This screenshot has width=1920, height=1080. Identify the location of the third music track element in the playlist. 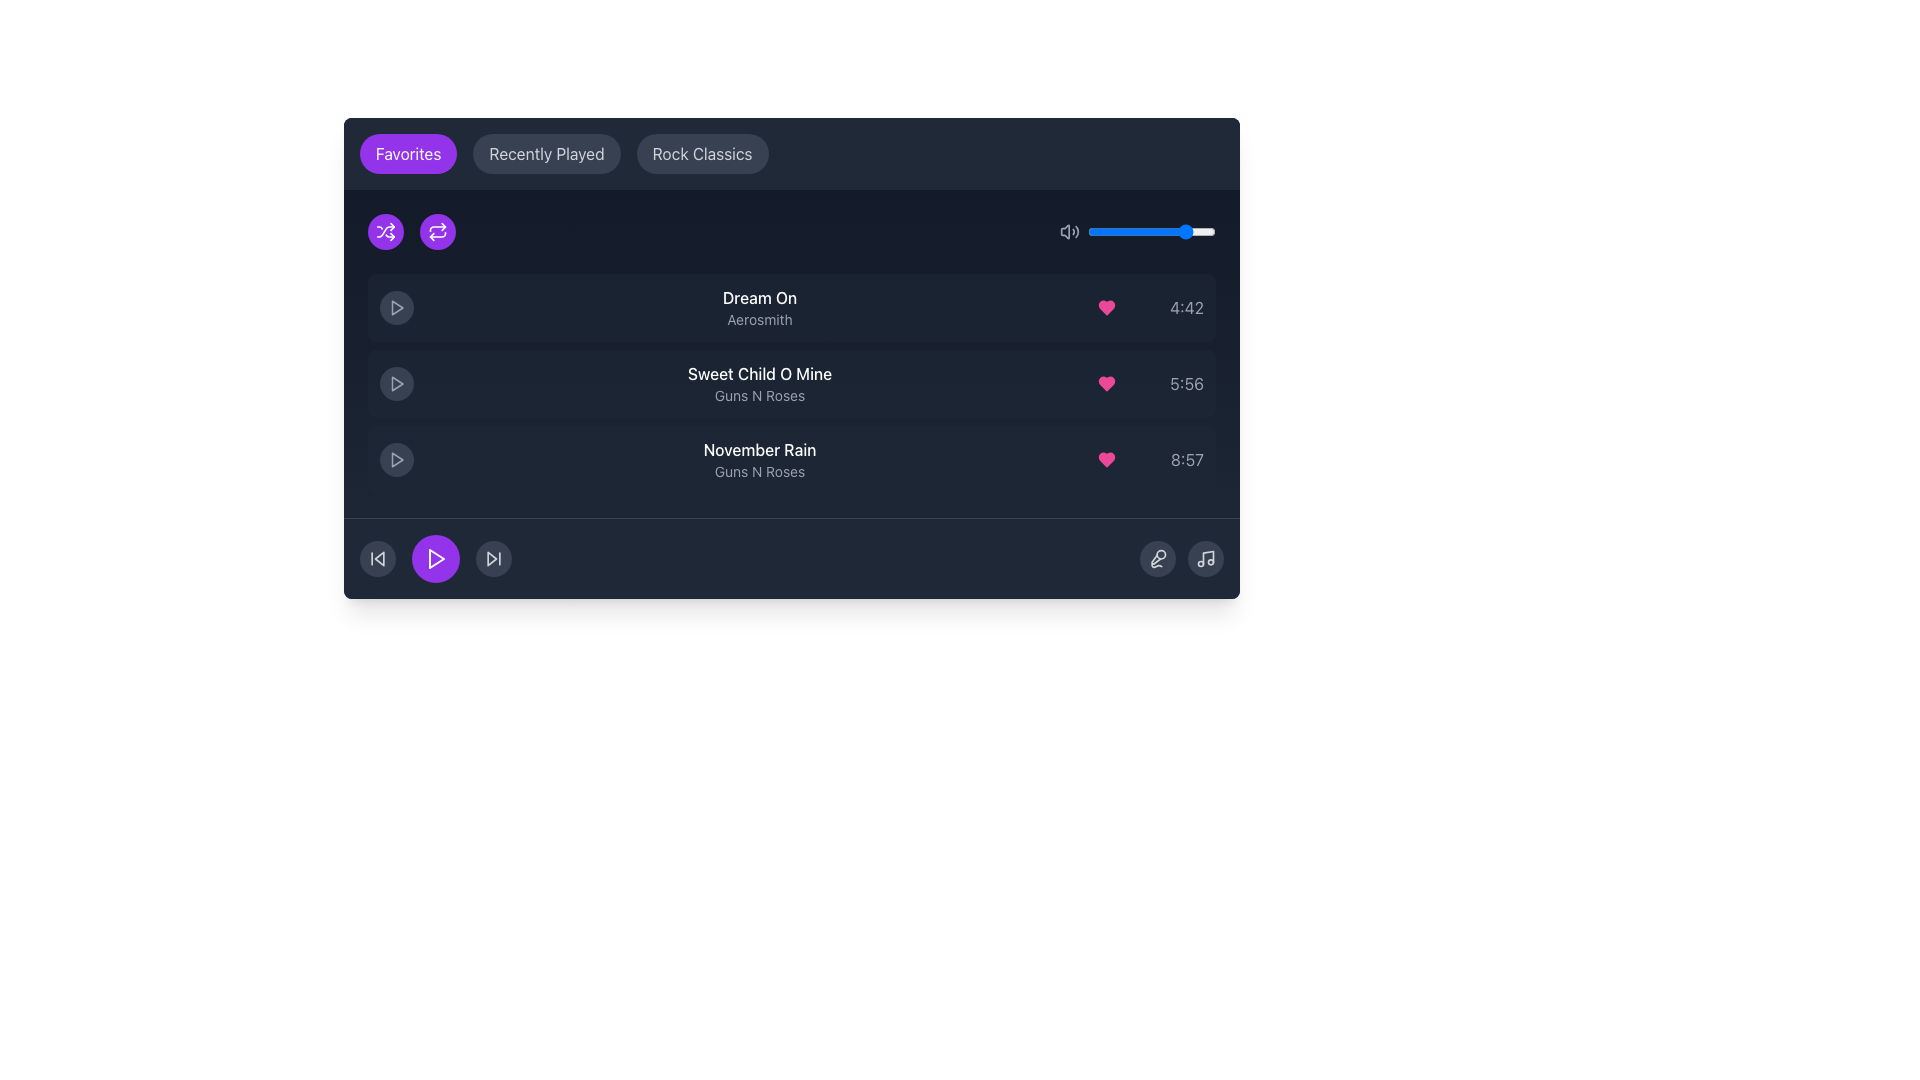
(791, 459).